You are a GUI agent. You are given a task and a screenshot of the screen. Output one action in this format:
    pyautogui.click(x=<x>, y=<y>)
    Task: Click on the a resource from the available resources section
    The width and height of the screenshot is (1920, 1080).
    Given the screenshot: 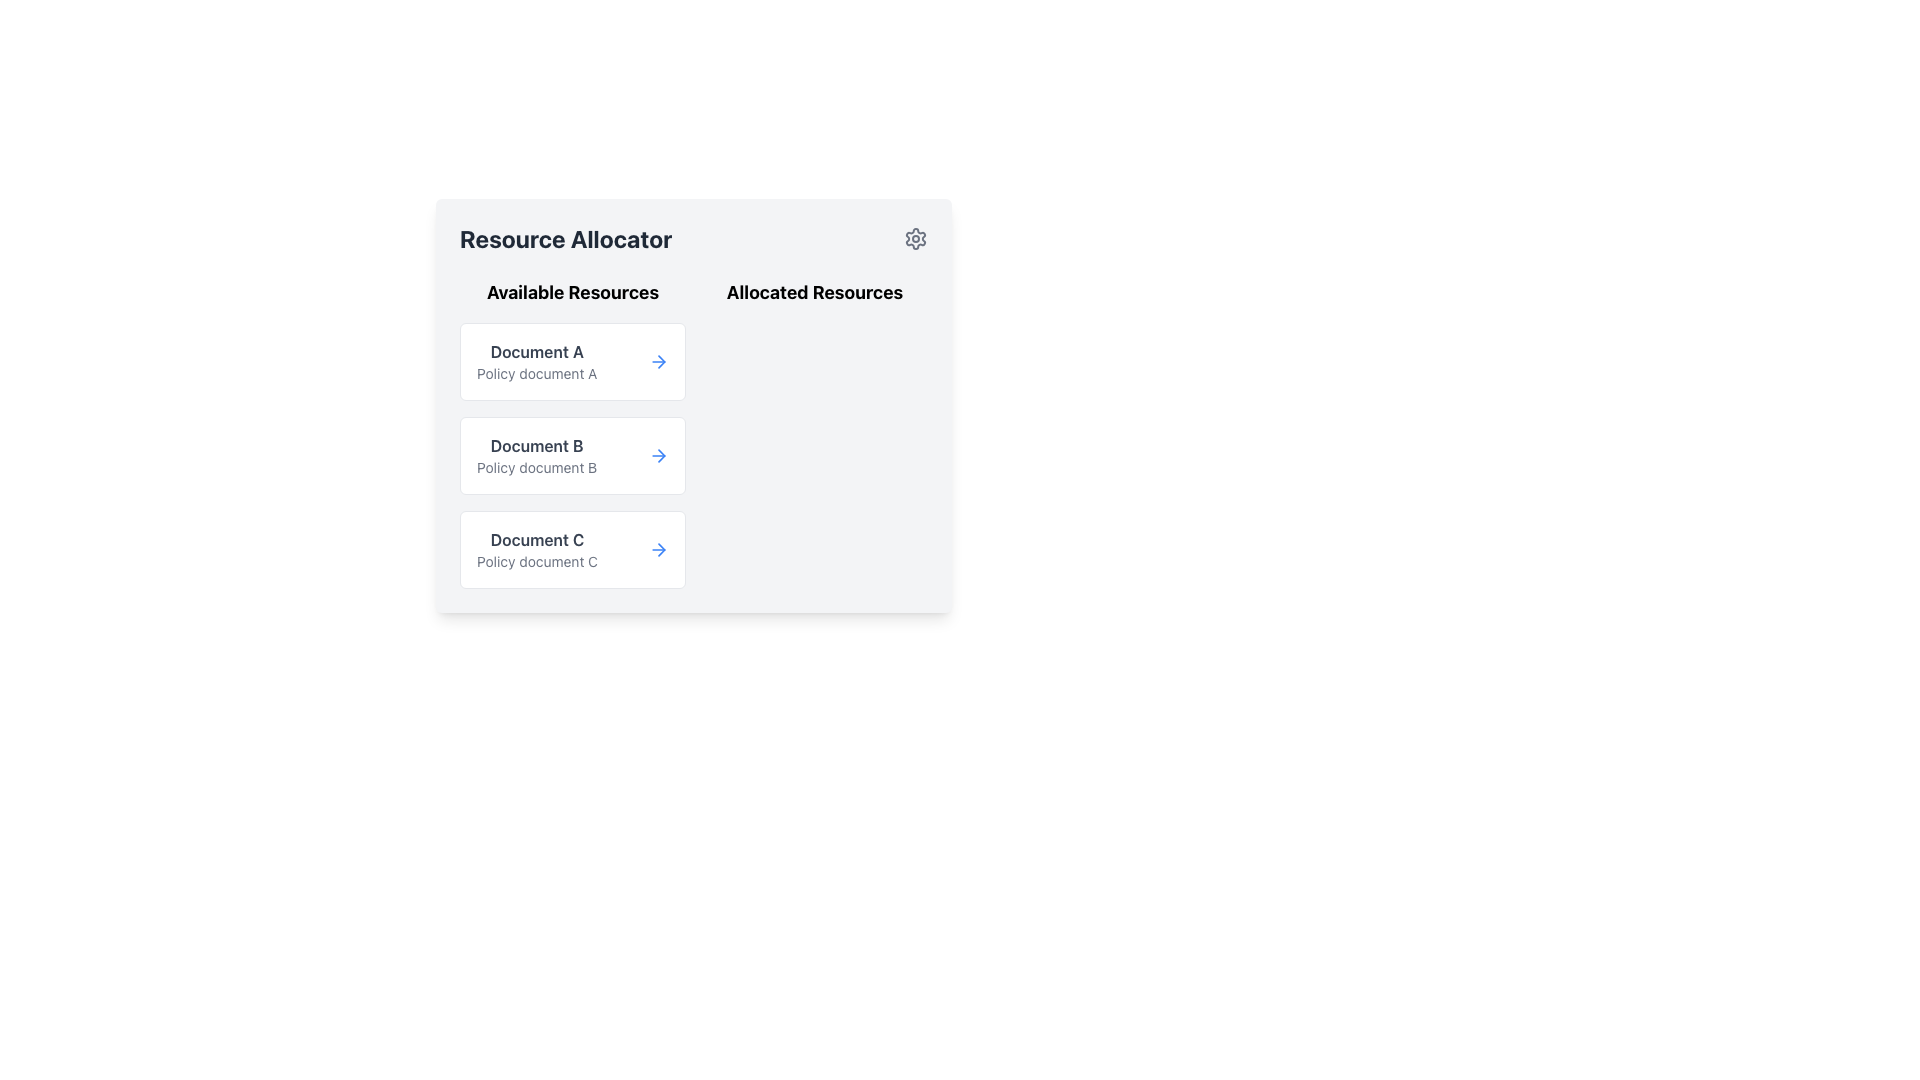 What is the action you would take?
    pyautogui.click(x=694, y=433)
    